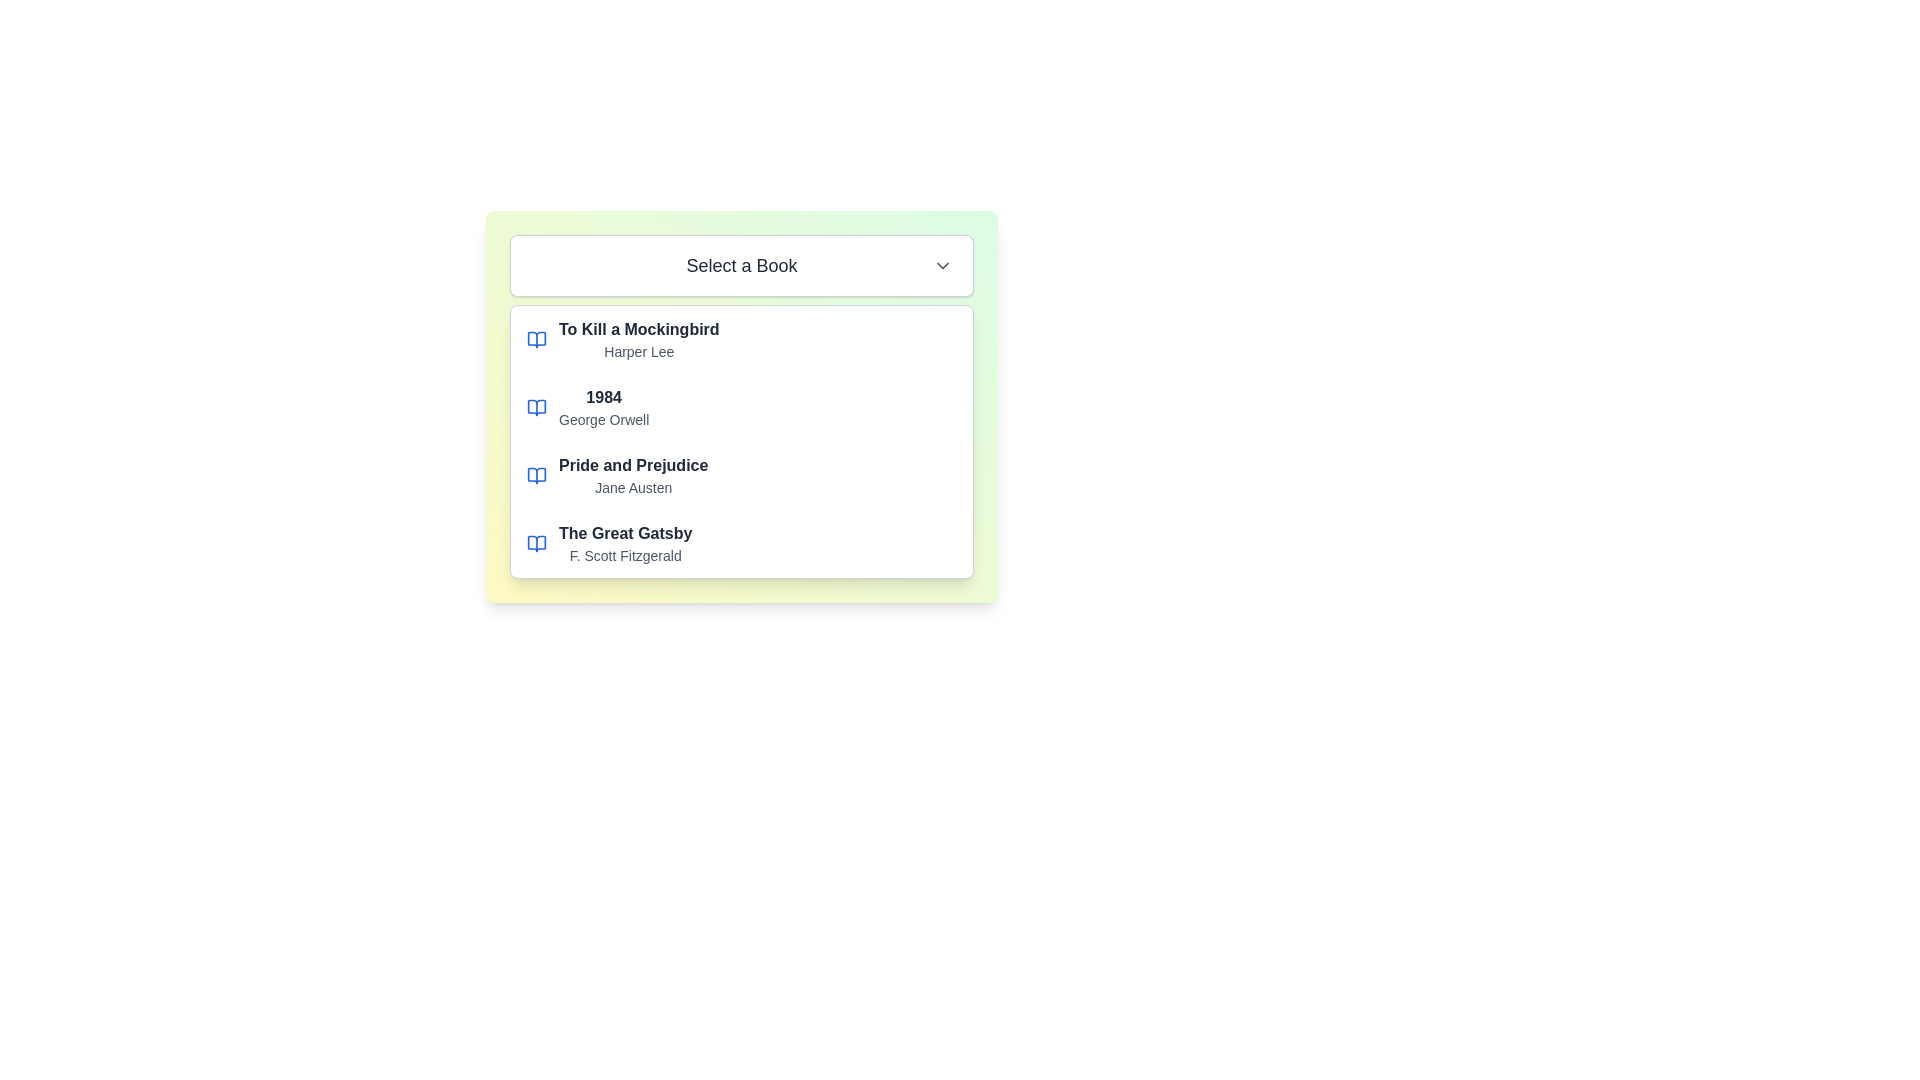 This screenshot has width=1920, height=1080. I want to click on the static text label 'To Kill a Mockingbird' which is the first entry in the dropdown list titled 'Select a Book', so click(638, 329).